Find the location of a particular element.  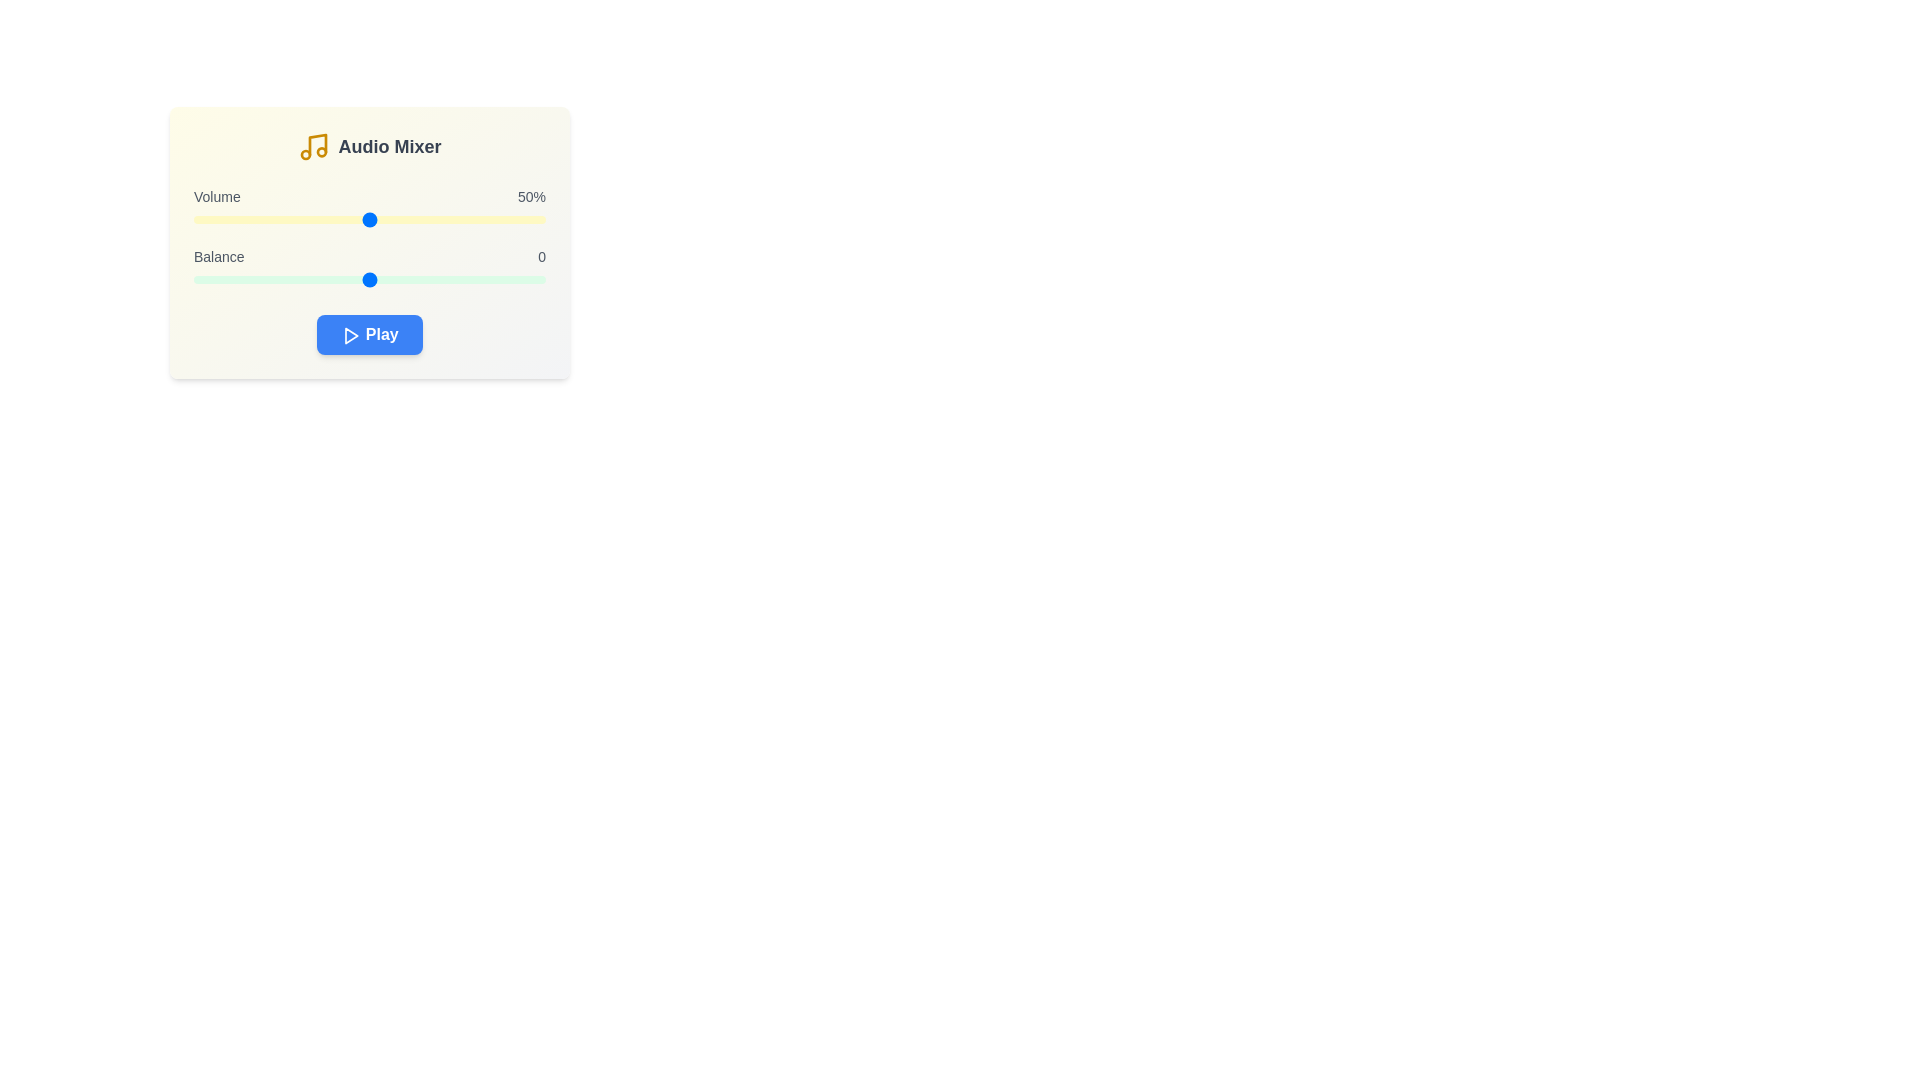

the volume is located at coordinates (352, 219).